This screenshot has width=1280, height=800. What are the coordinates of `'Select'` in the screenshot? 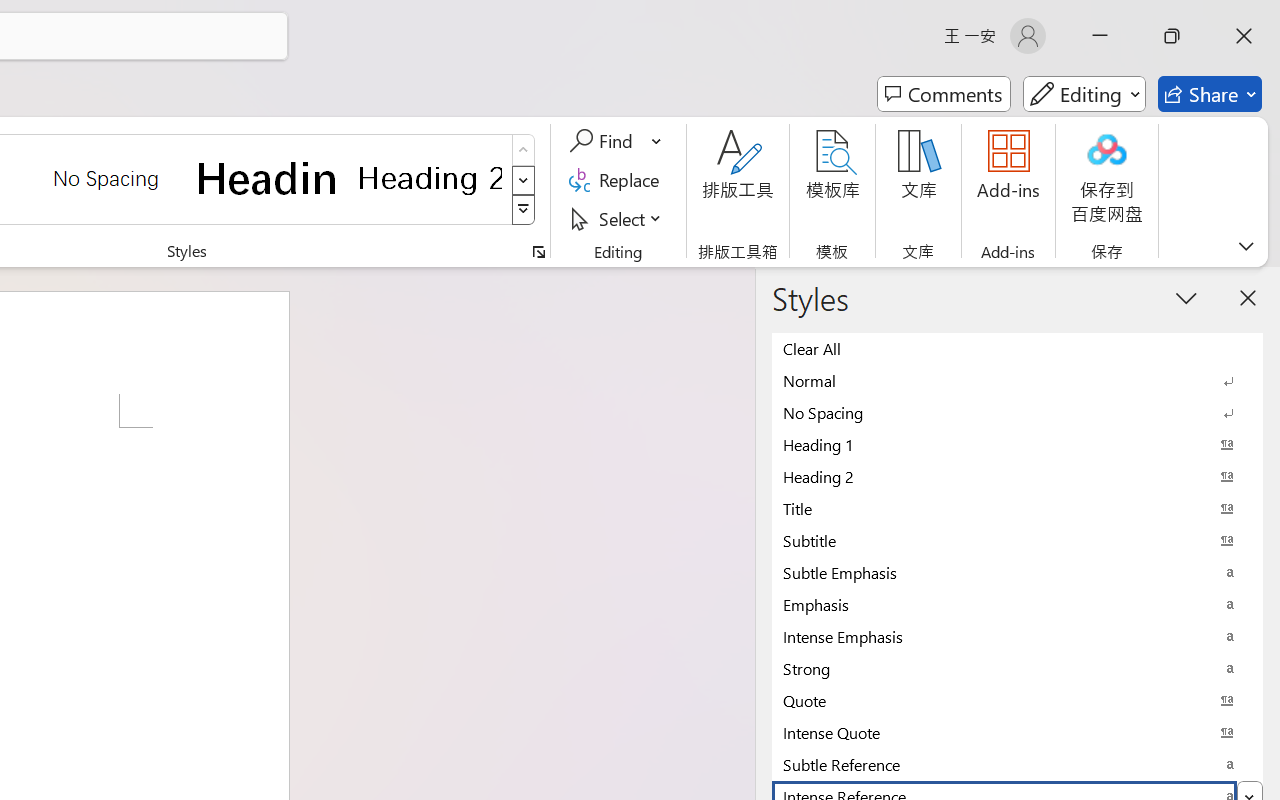 It's located at (617, 218).